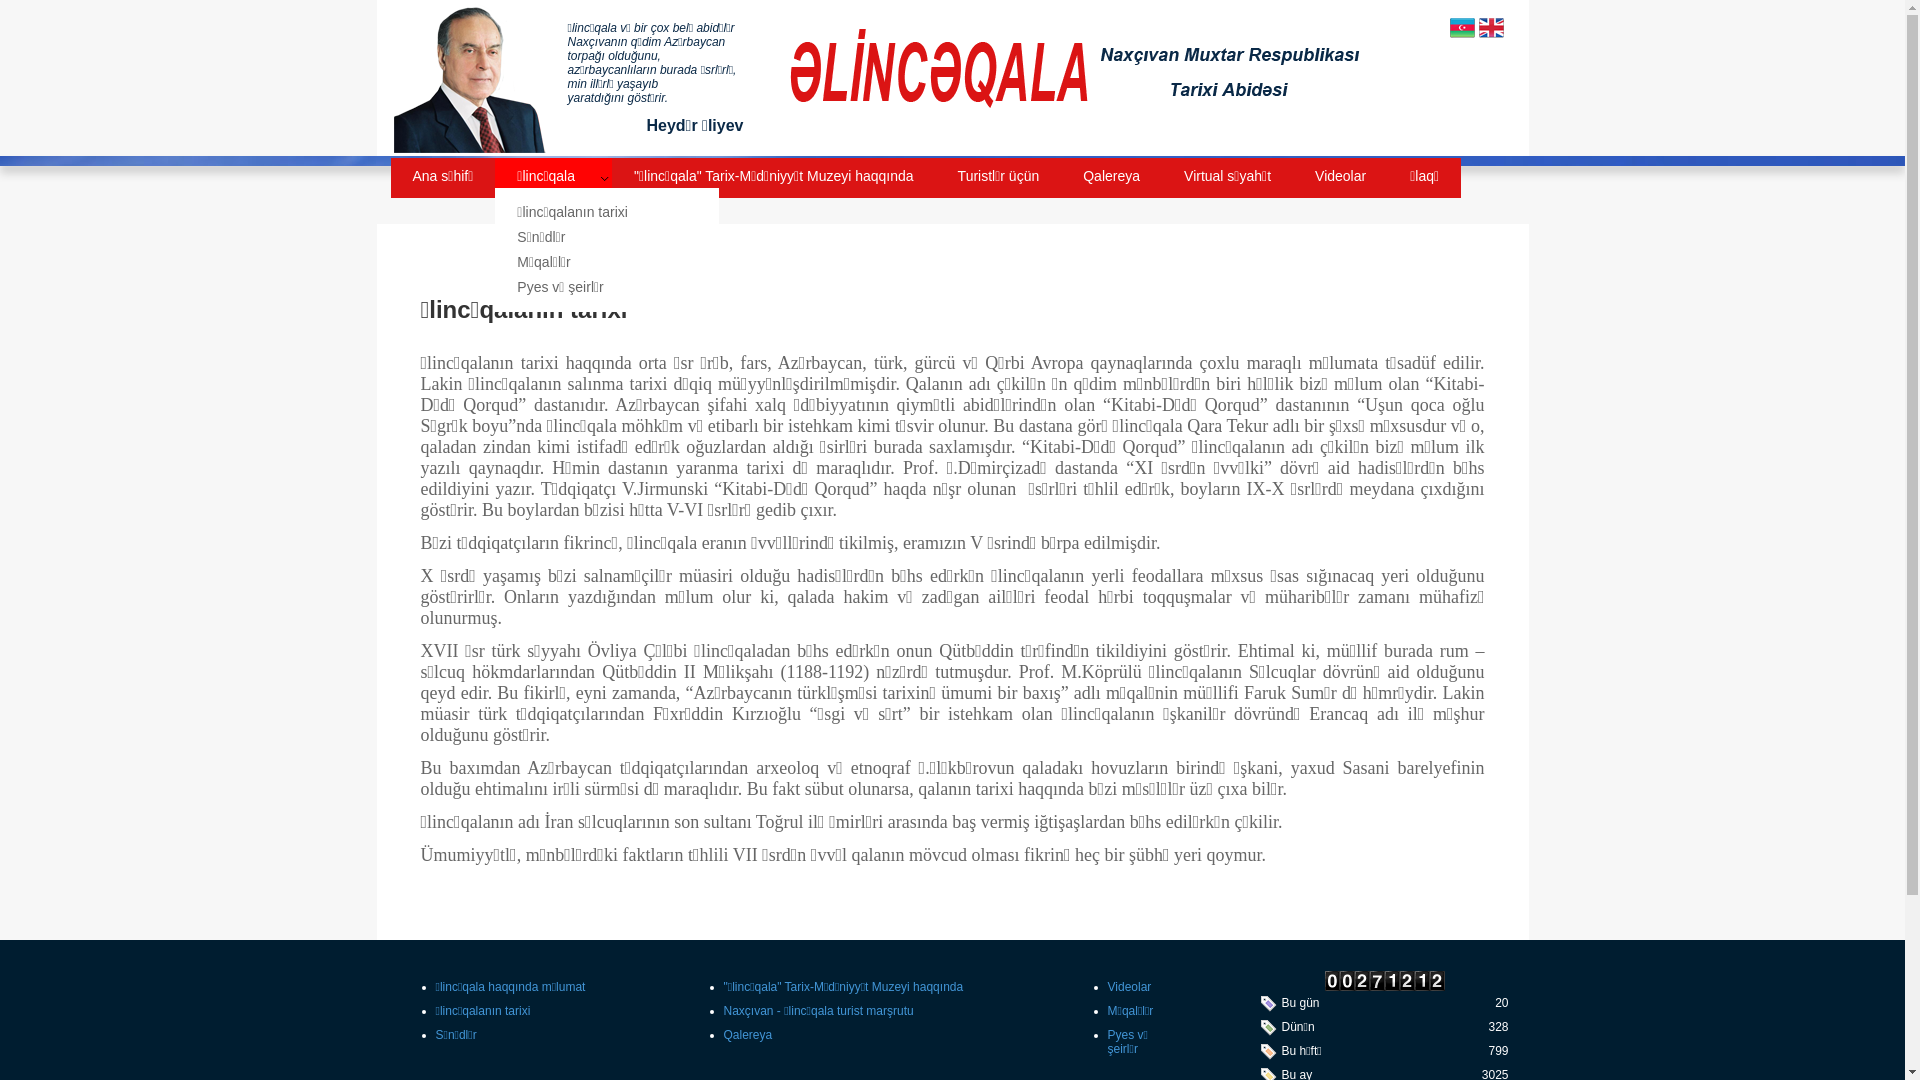 Image resolution: width=1920 pixels, height=1080 pixels. I want to click on 'Videolar', so click(1129, 986).